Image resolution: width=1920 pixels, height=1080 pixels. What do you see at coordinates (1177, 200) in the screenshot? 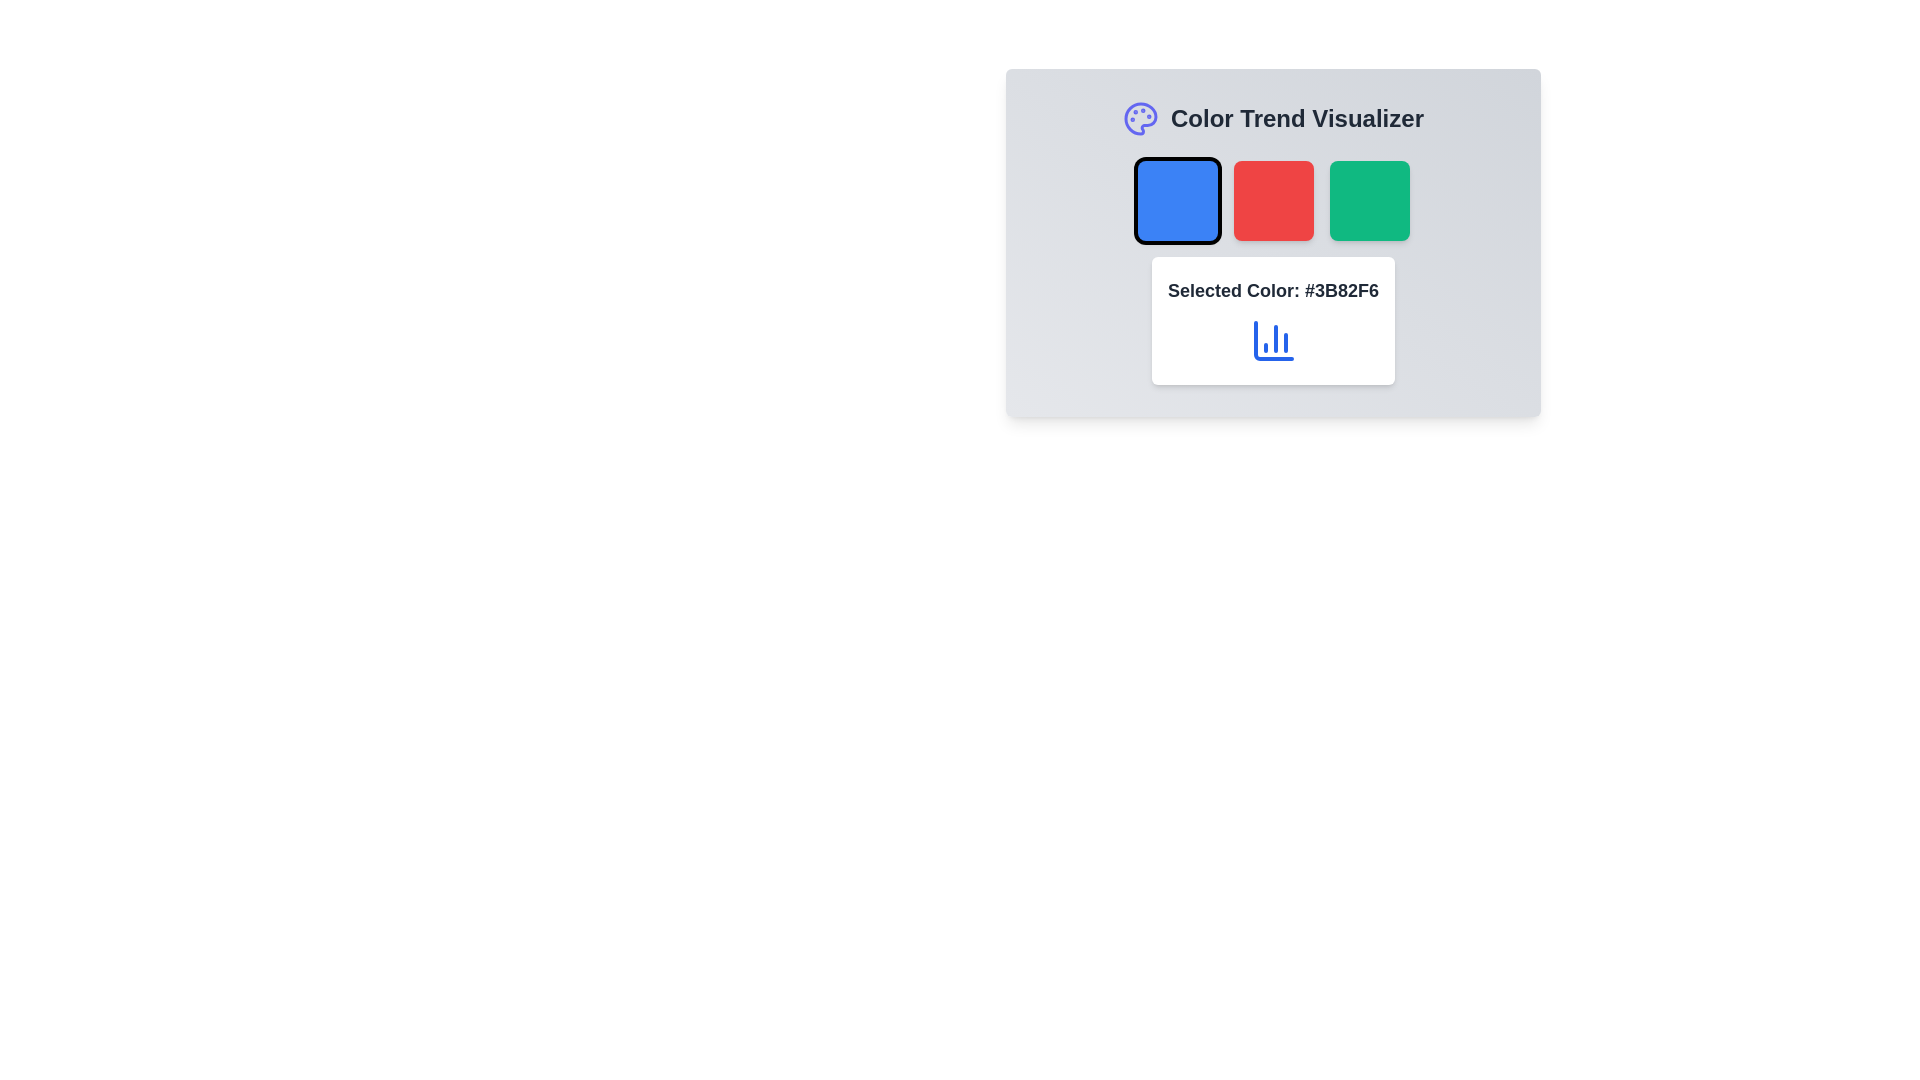
I see `the leftmost square button with a blue background and rounded corners in the 'Color Trend Visualizer' section` at bounding box center [1177, 200].